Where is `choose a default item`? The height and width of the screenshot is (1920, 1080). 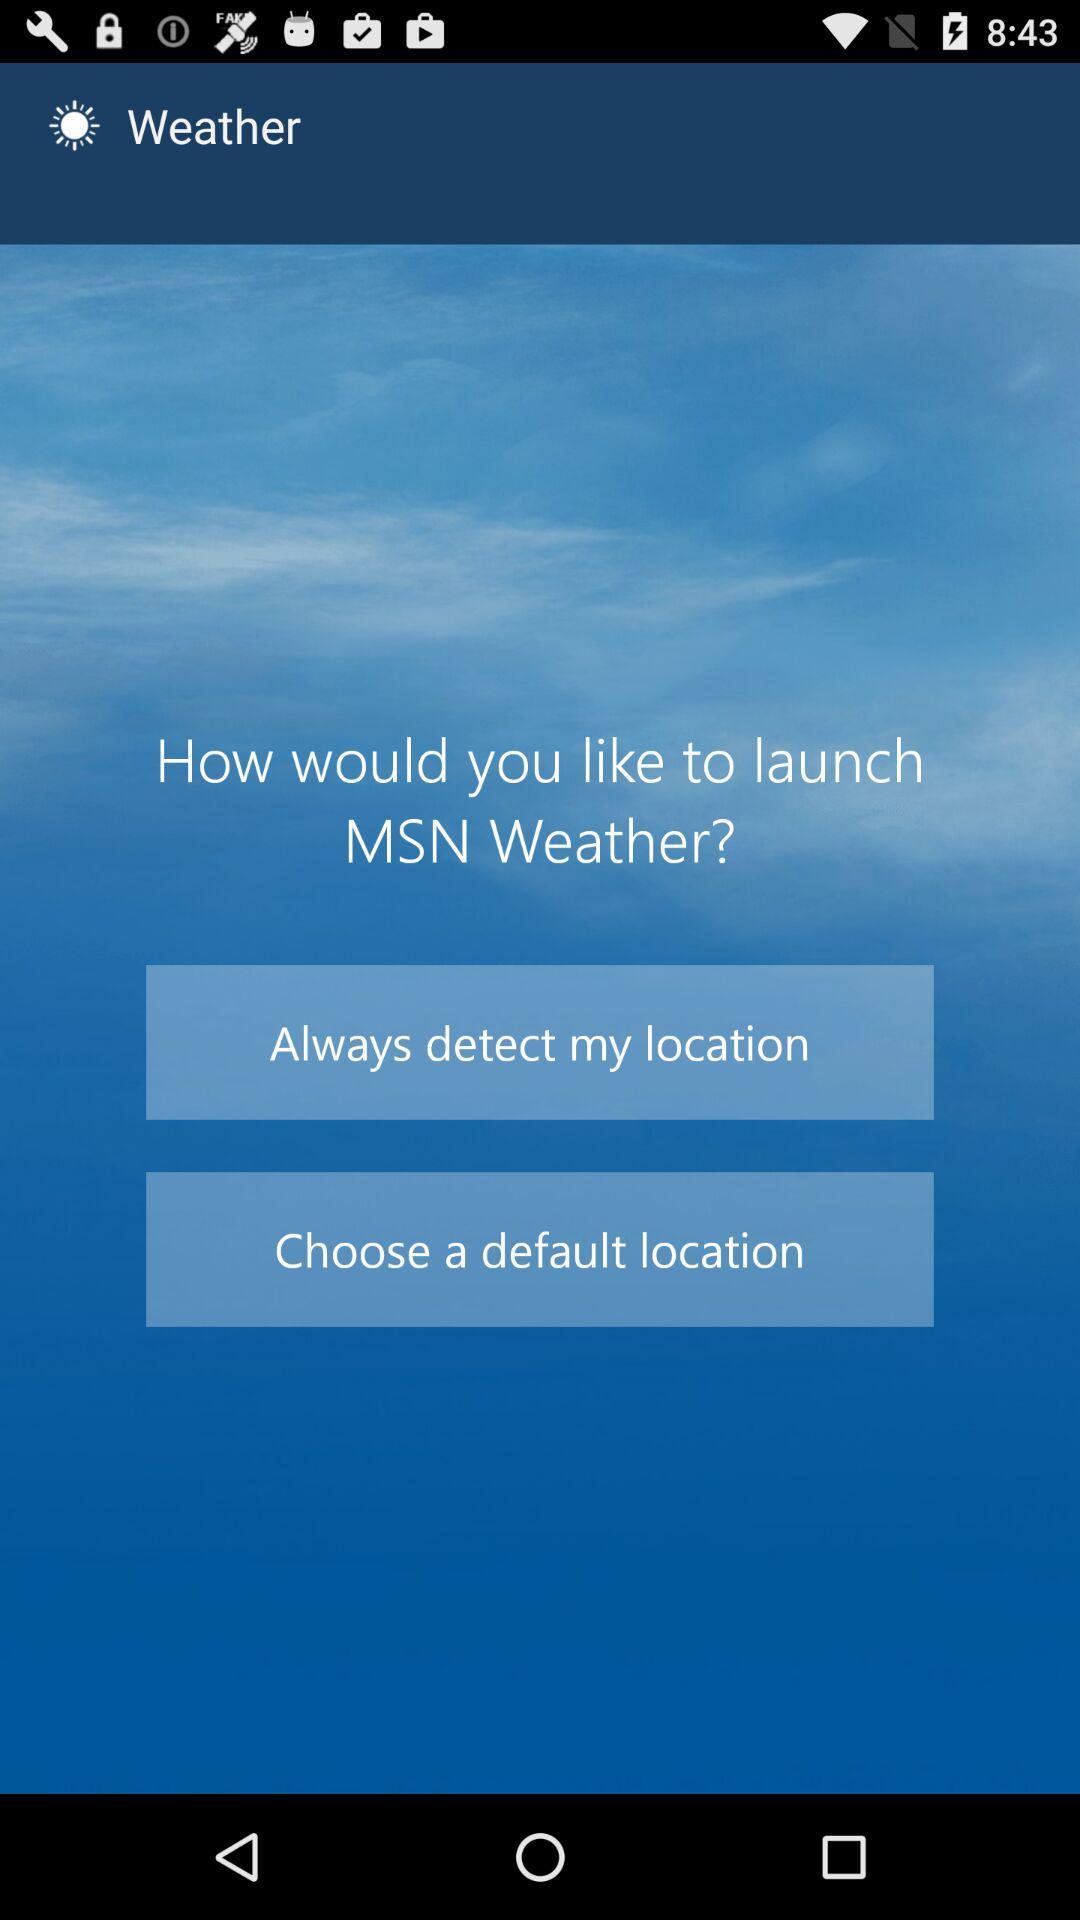
choose a default item is located at coordinates (540, 1248).